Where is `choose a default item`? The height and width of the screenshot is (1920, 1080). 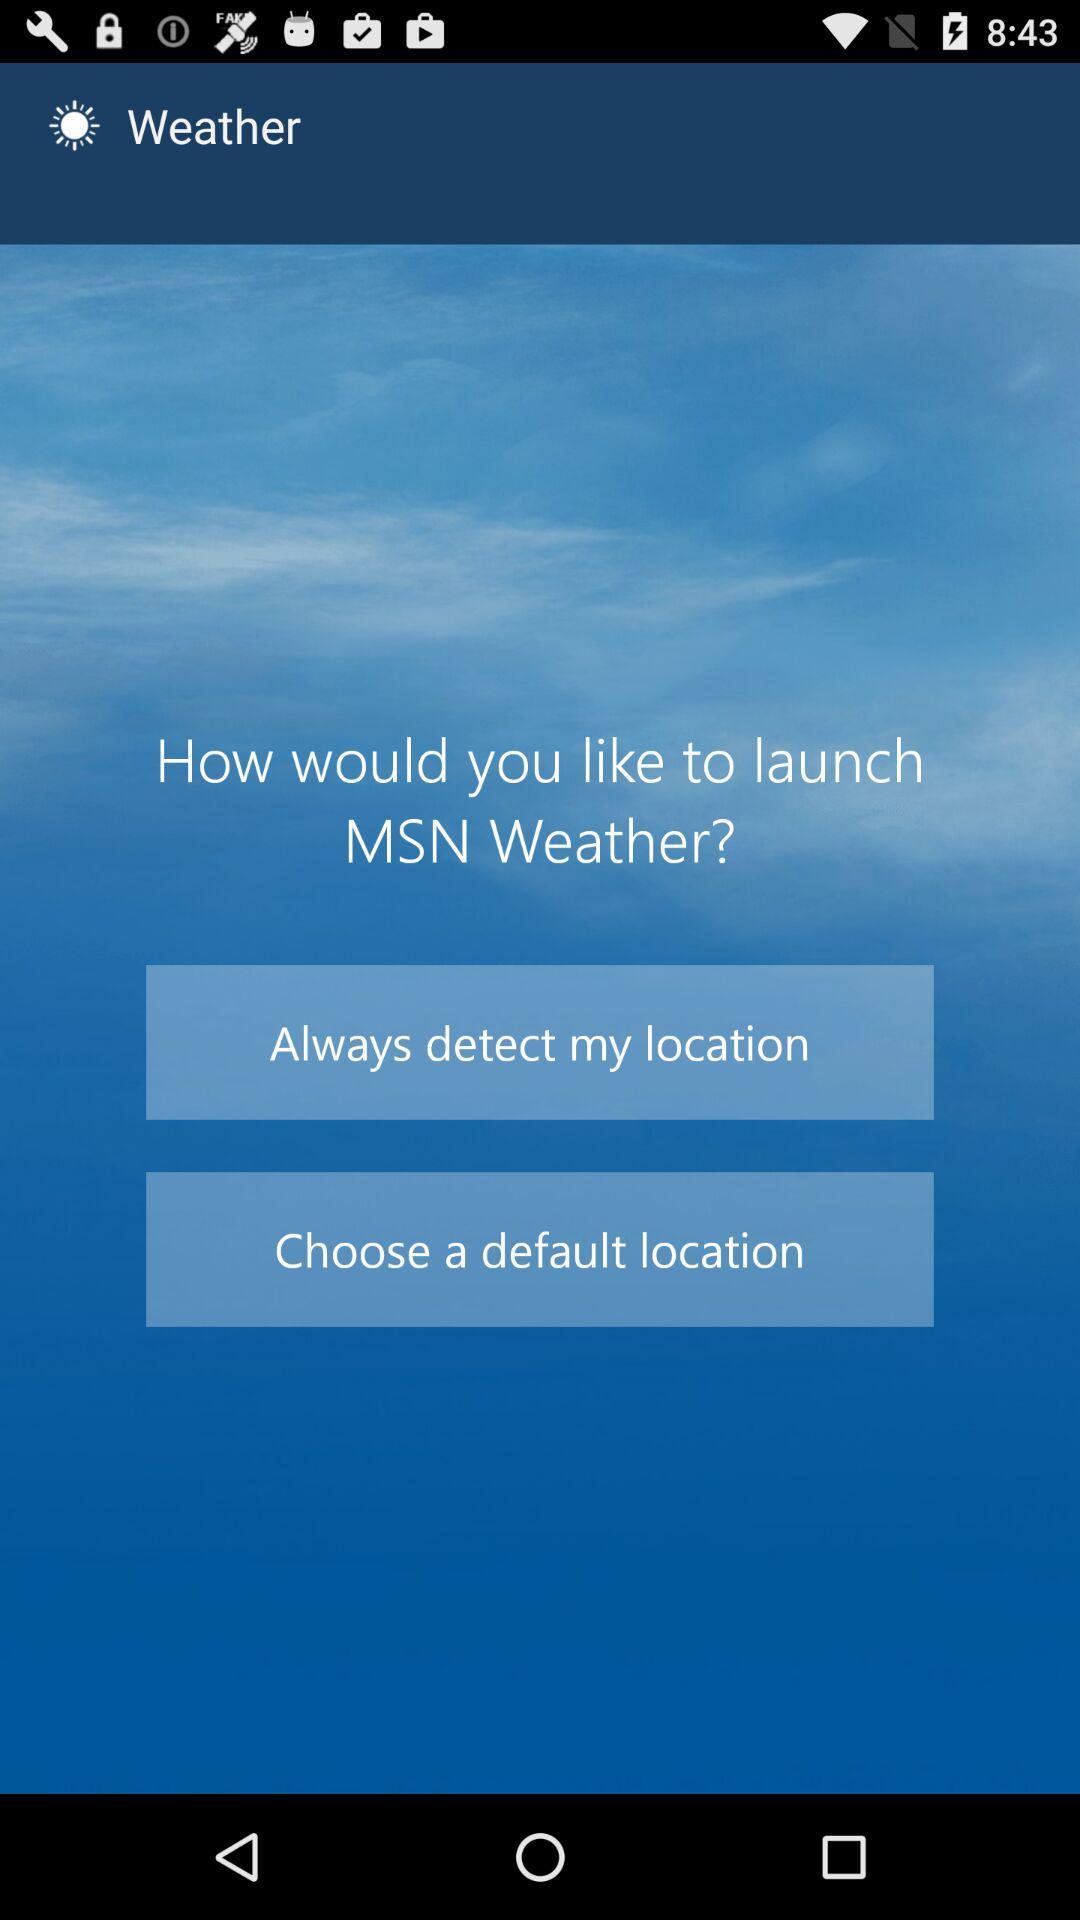
choose a default item is located at coordinates (540, 1248).